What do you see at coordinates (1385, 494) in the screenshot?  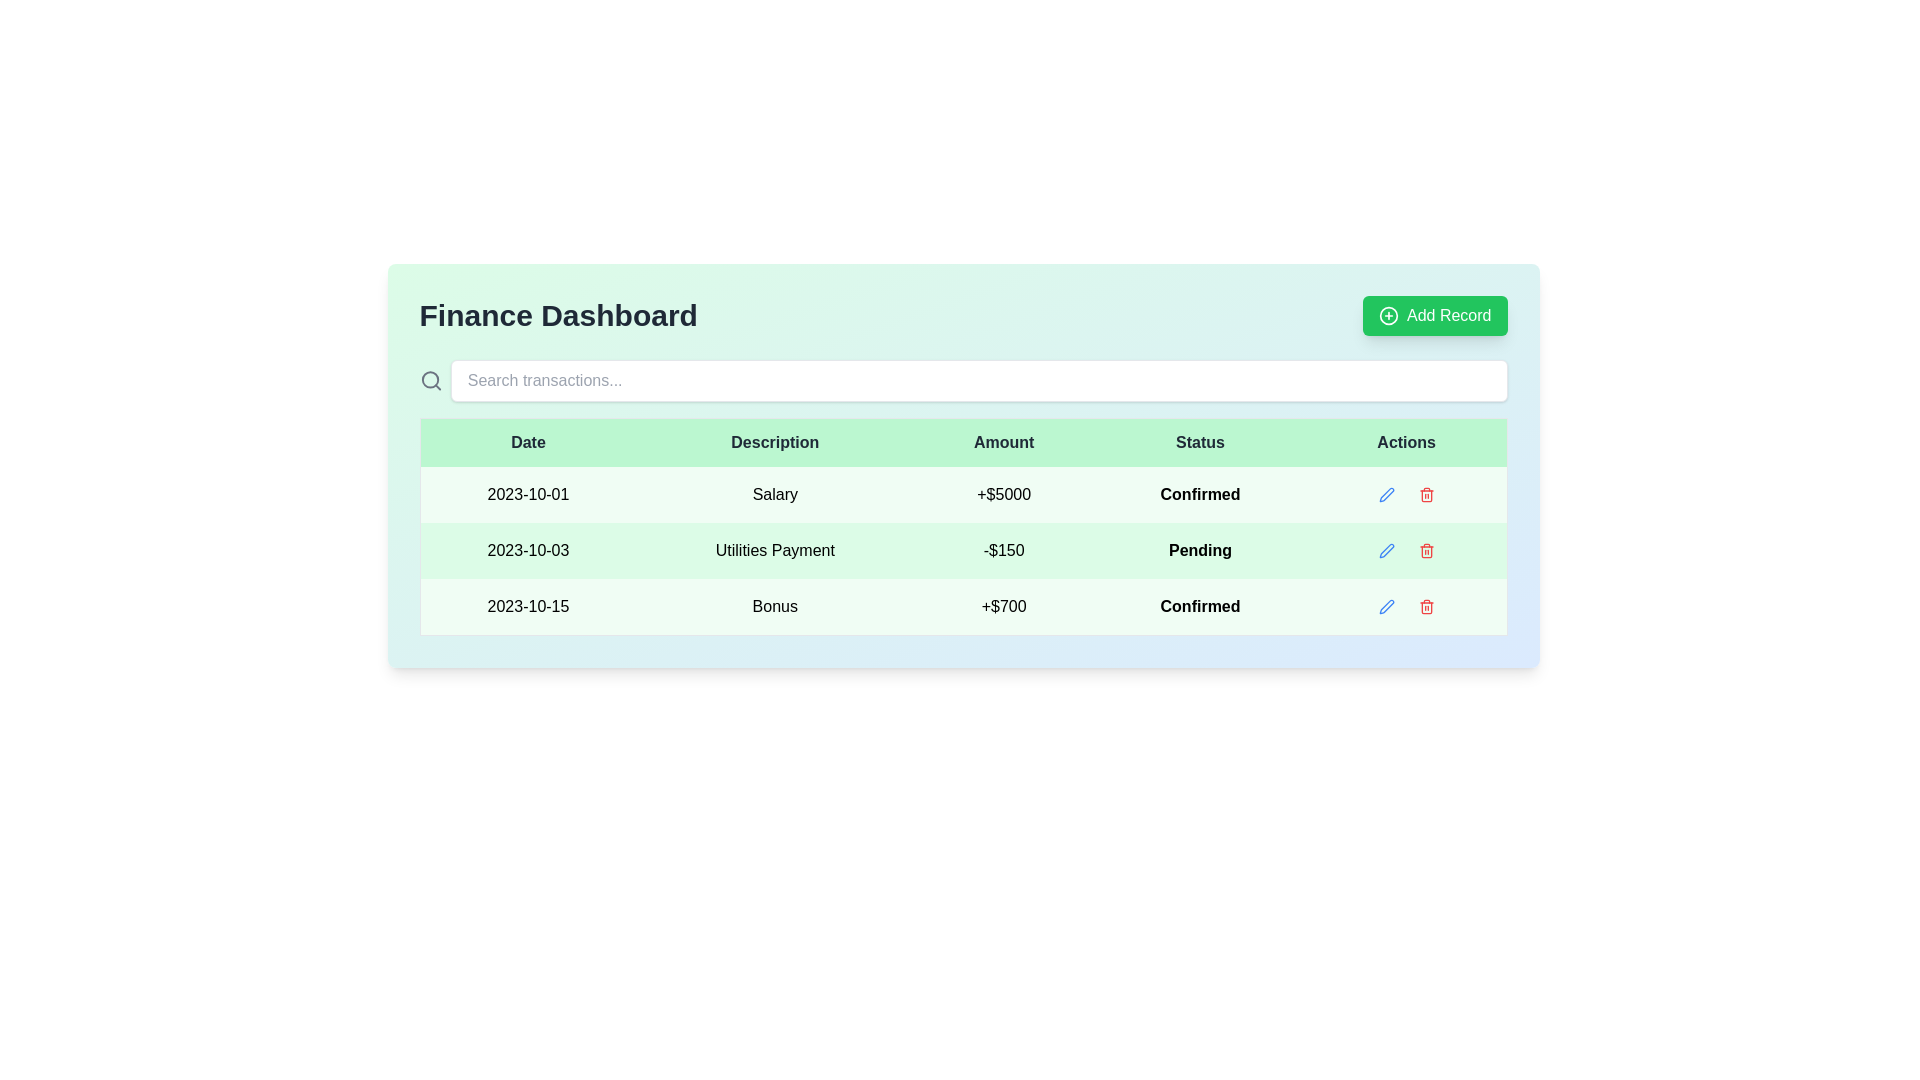 I see `the blue pencil-shaped icon in the Actions column of the first row of the table, which is styled to change color on hover` at bounding box center [1385, 494].